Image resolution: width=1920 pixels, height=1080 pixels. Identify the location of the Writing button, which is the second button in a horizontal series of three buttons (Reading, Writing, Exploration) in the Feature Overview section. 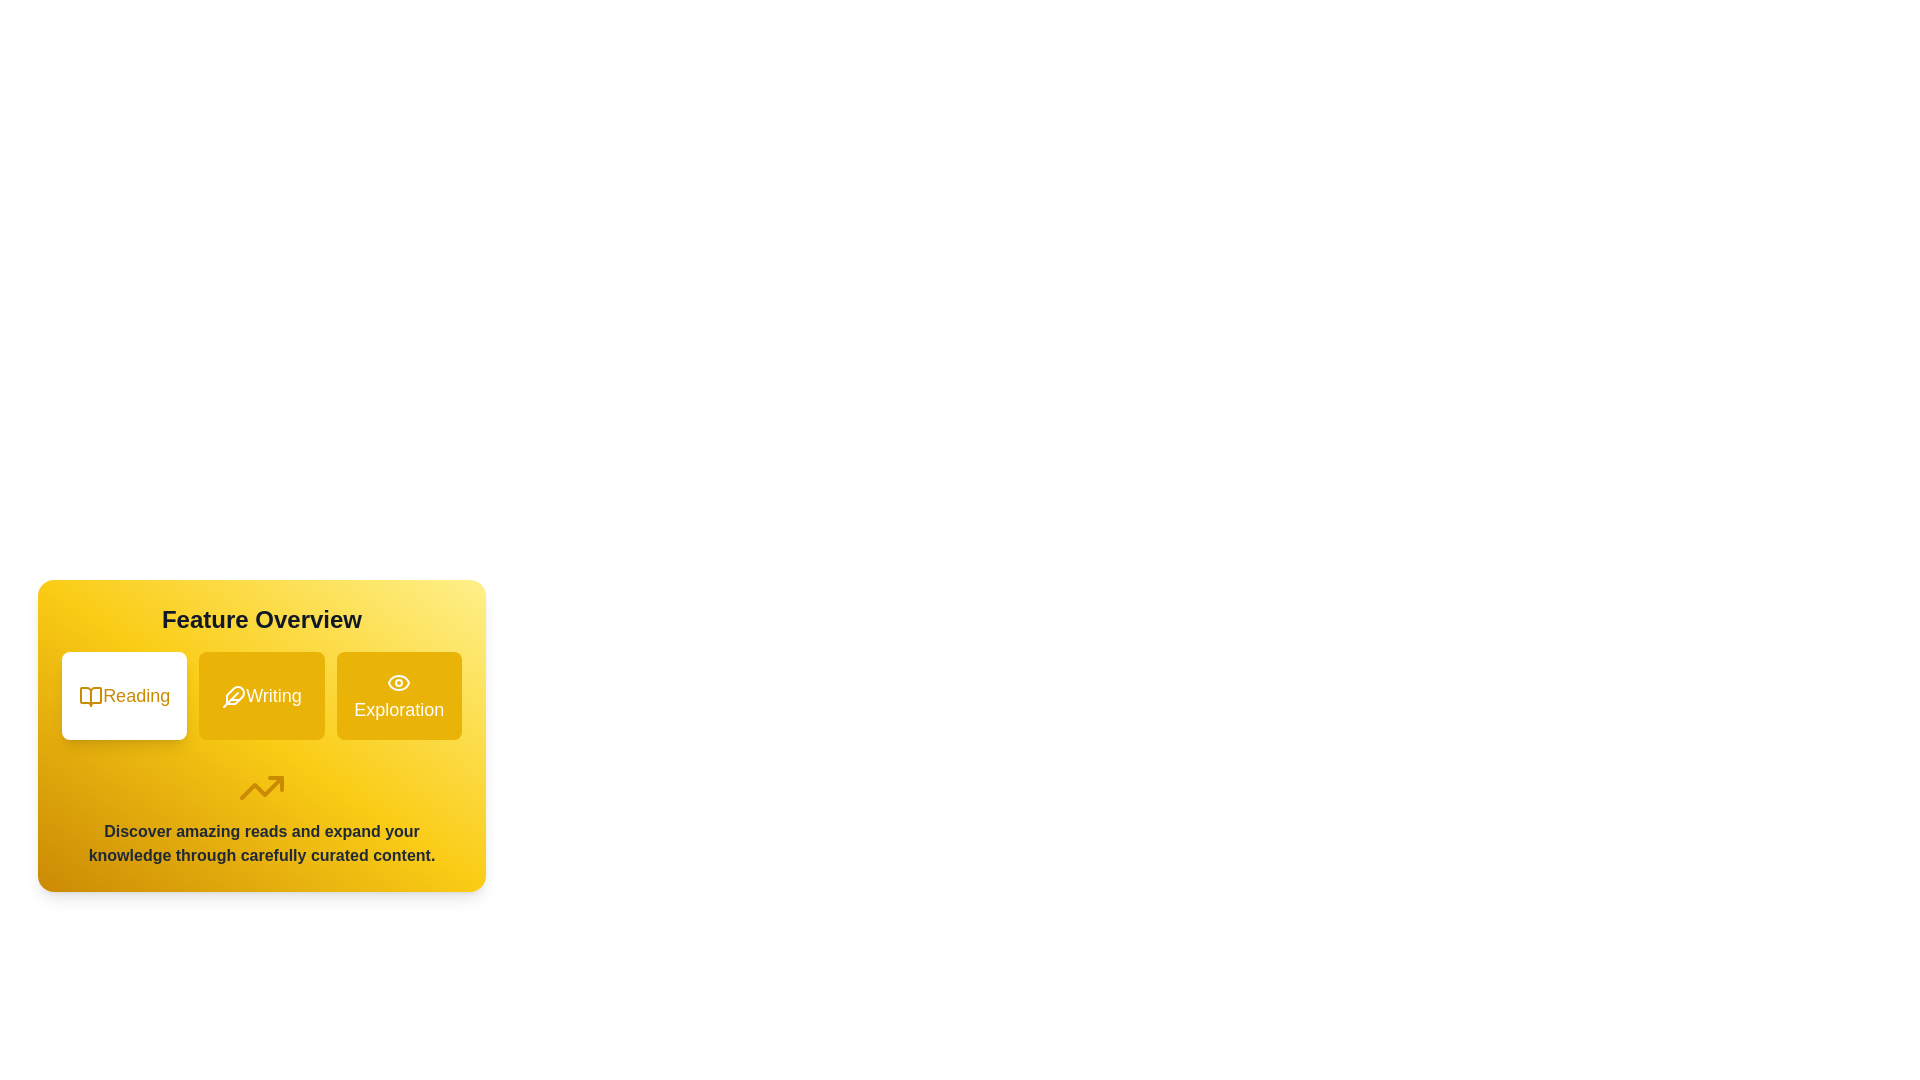
(261, 694).